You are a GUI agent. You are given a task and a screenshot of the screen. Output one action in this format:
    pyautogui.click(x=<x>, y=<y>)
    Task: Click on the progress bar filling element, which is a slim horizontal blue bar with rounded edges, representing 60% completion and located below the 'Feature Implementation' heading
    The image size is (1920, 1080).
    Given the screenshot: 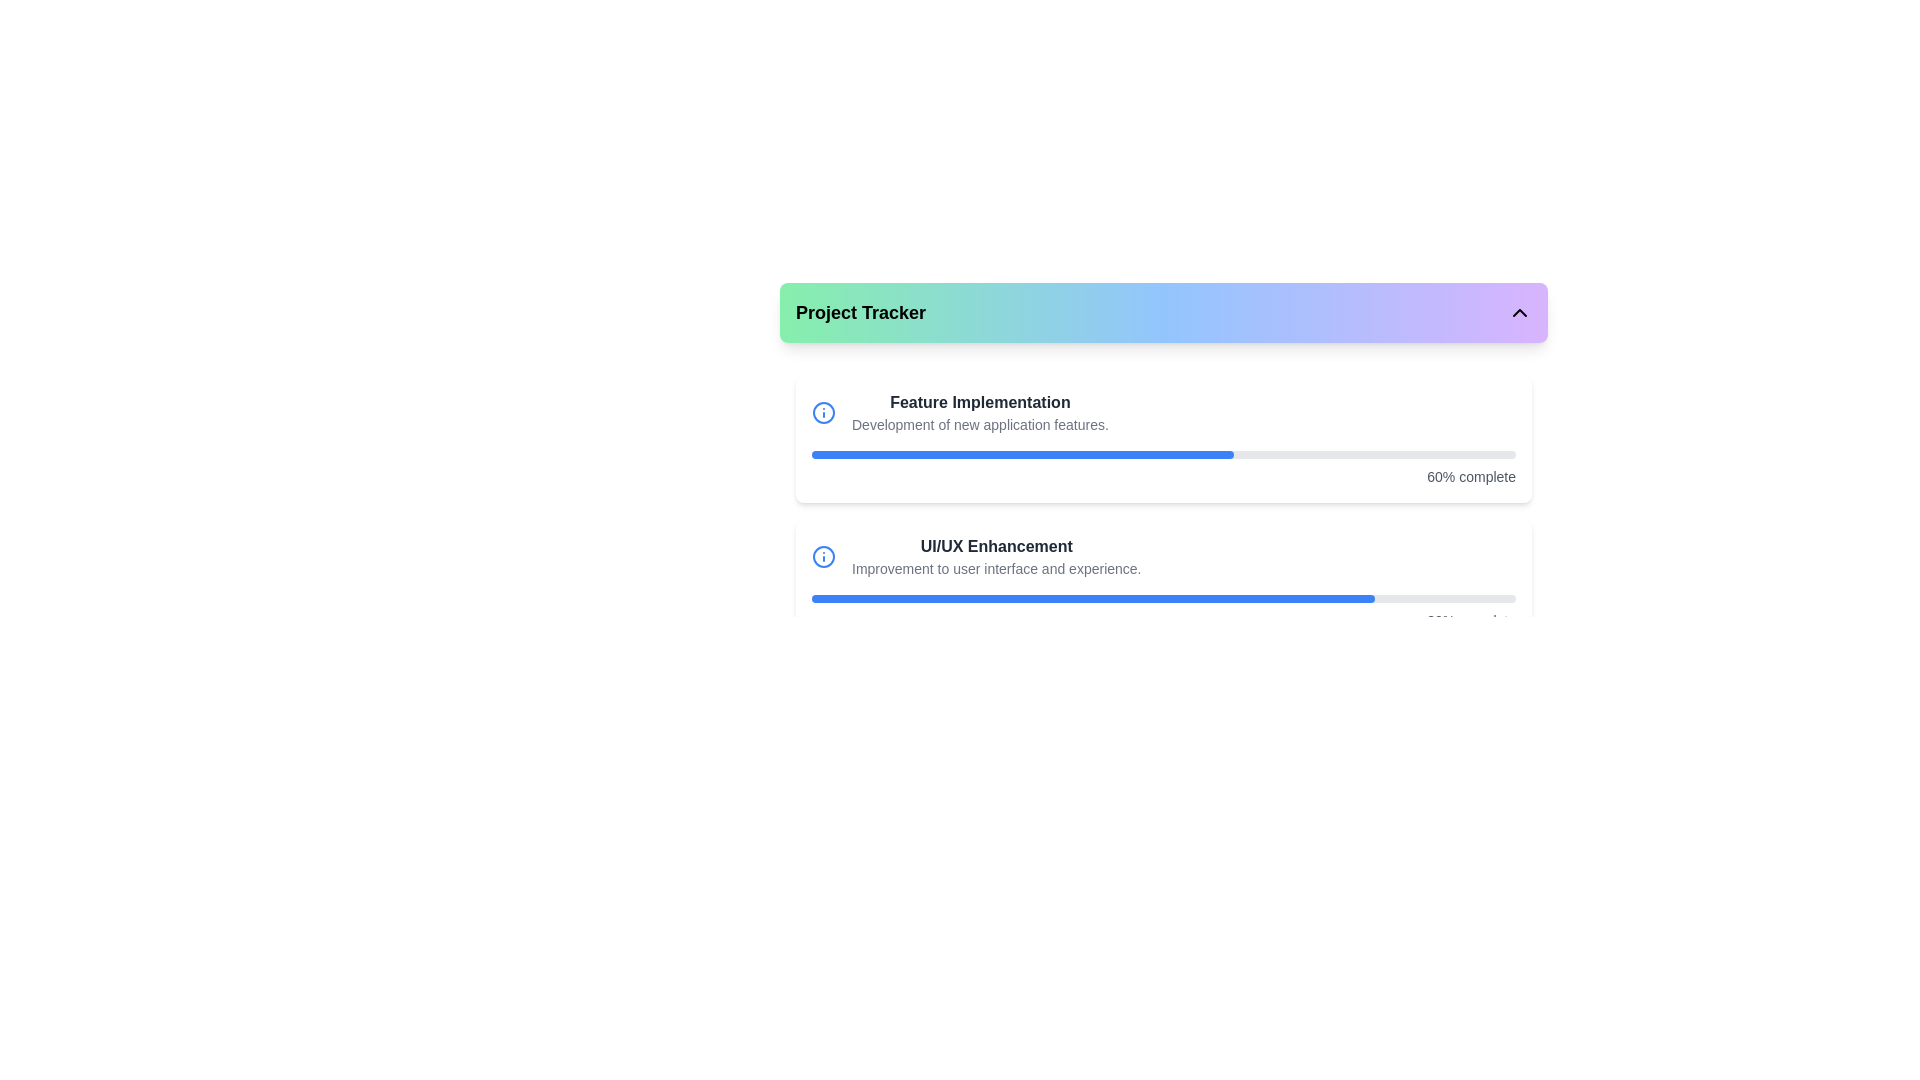 What is the action you would take?
    pyautogui.click(x=1023, y=455)
    